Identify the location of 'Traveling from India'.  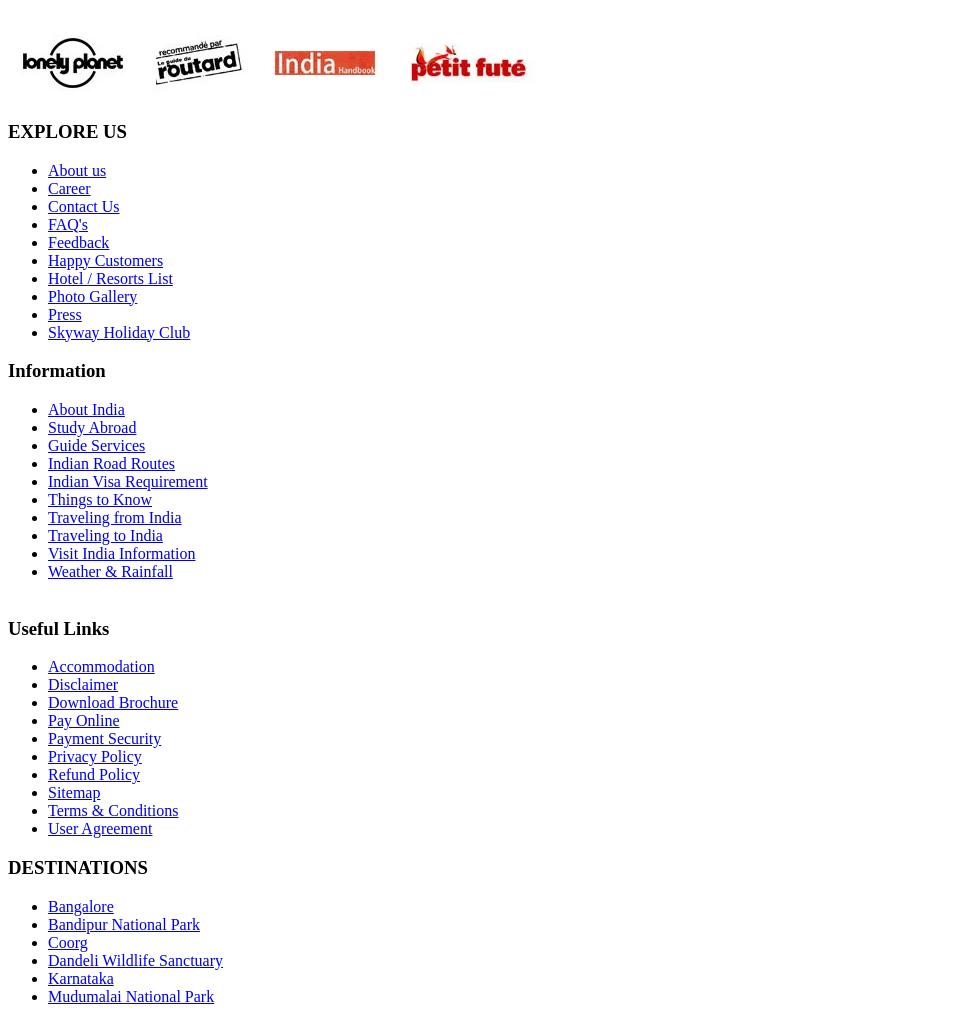
(113, 516).